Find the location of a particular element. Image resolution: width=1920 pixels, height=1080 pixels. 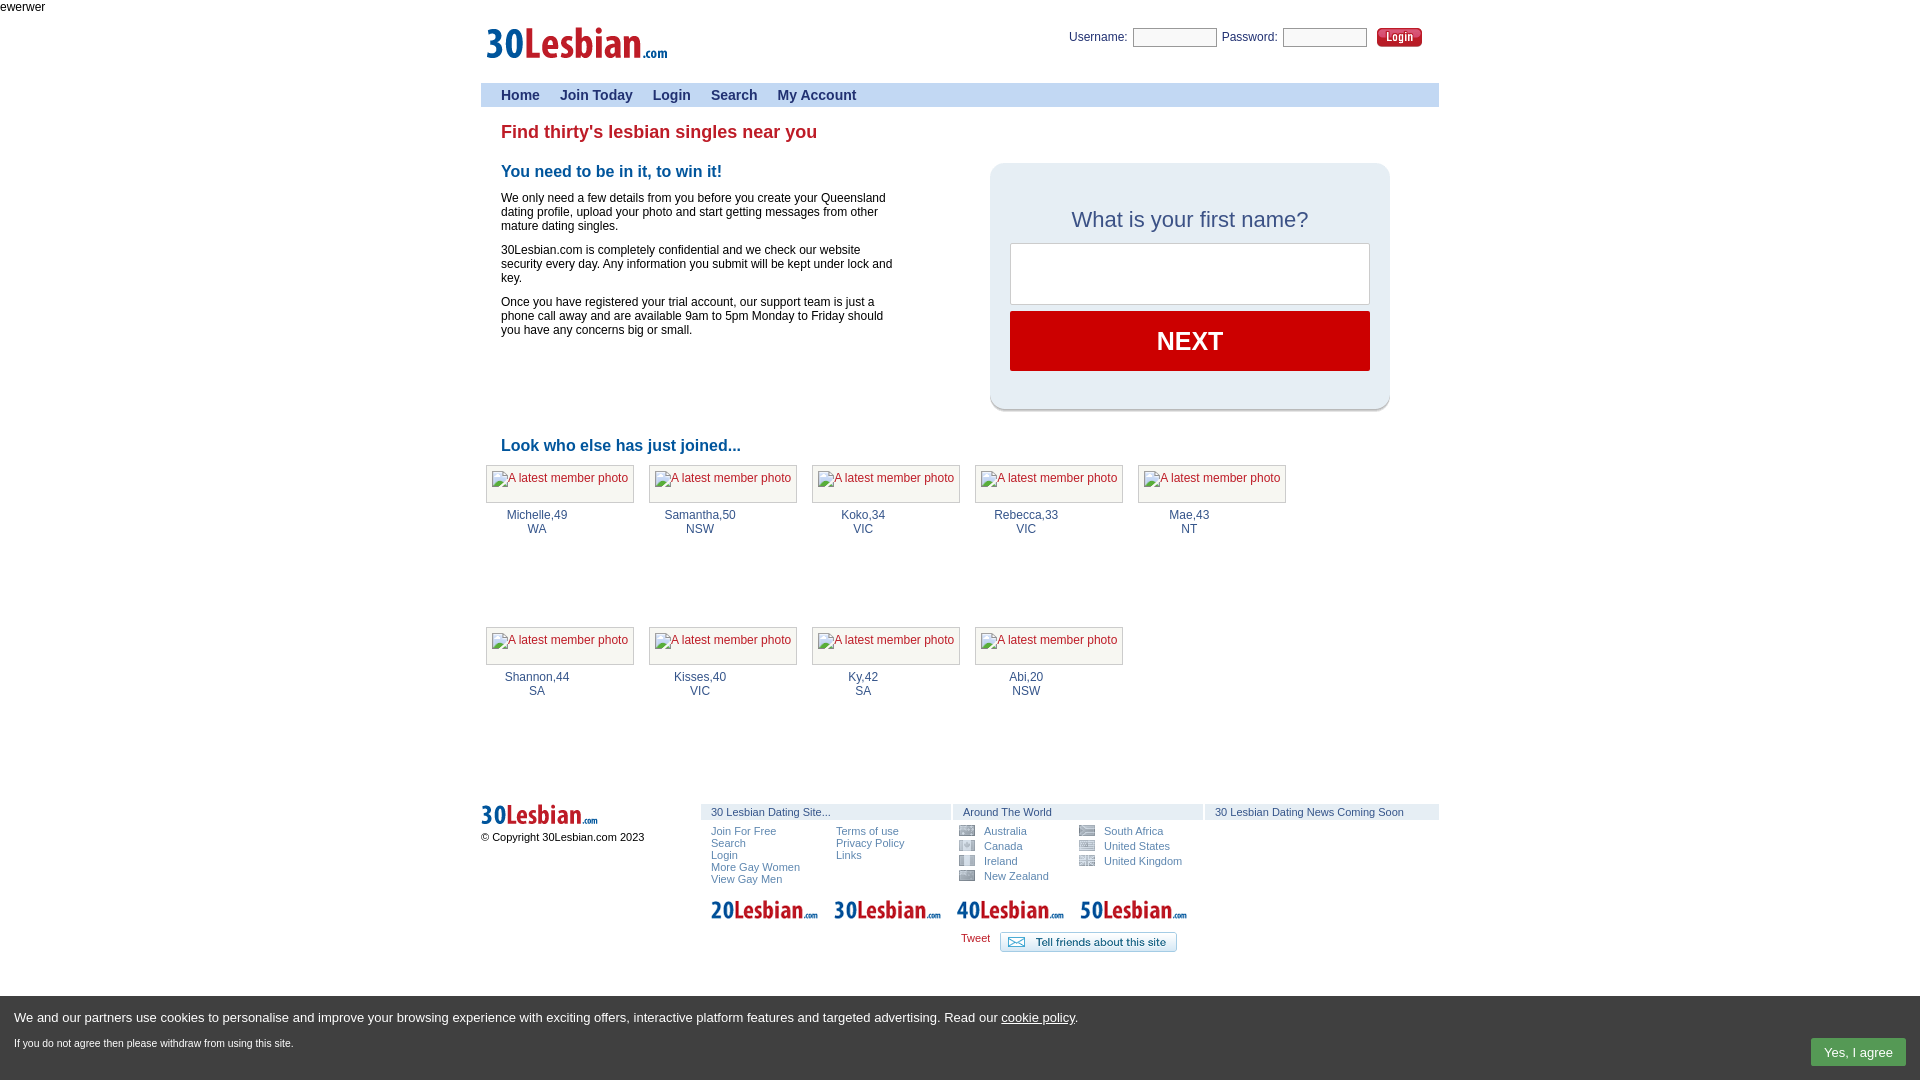

'Tell your friends about 30 Lesbian Dating' is located at coordinates (999, 941).